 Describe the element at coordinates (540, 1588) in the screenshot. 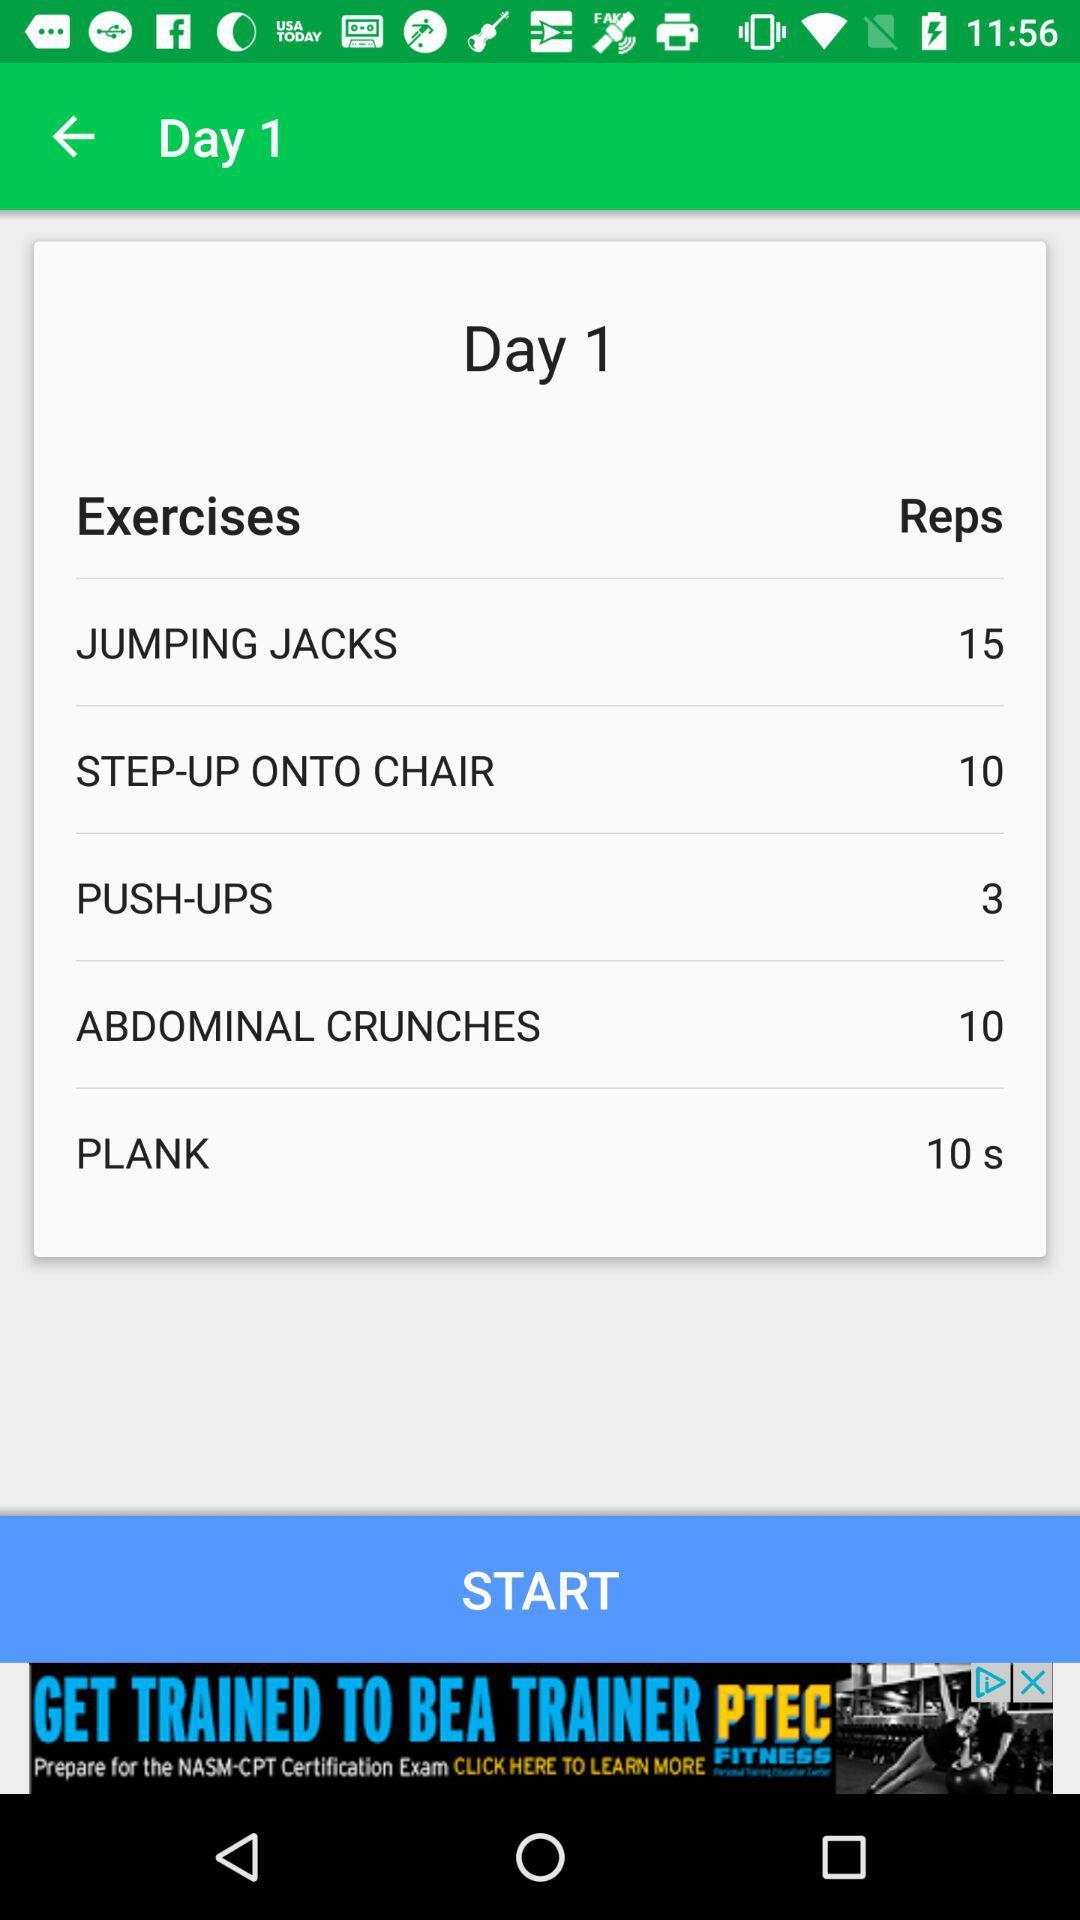

I see `start the exercise` at that location.